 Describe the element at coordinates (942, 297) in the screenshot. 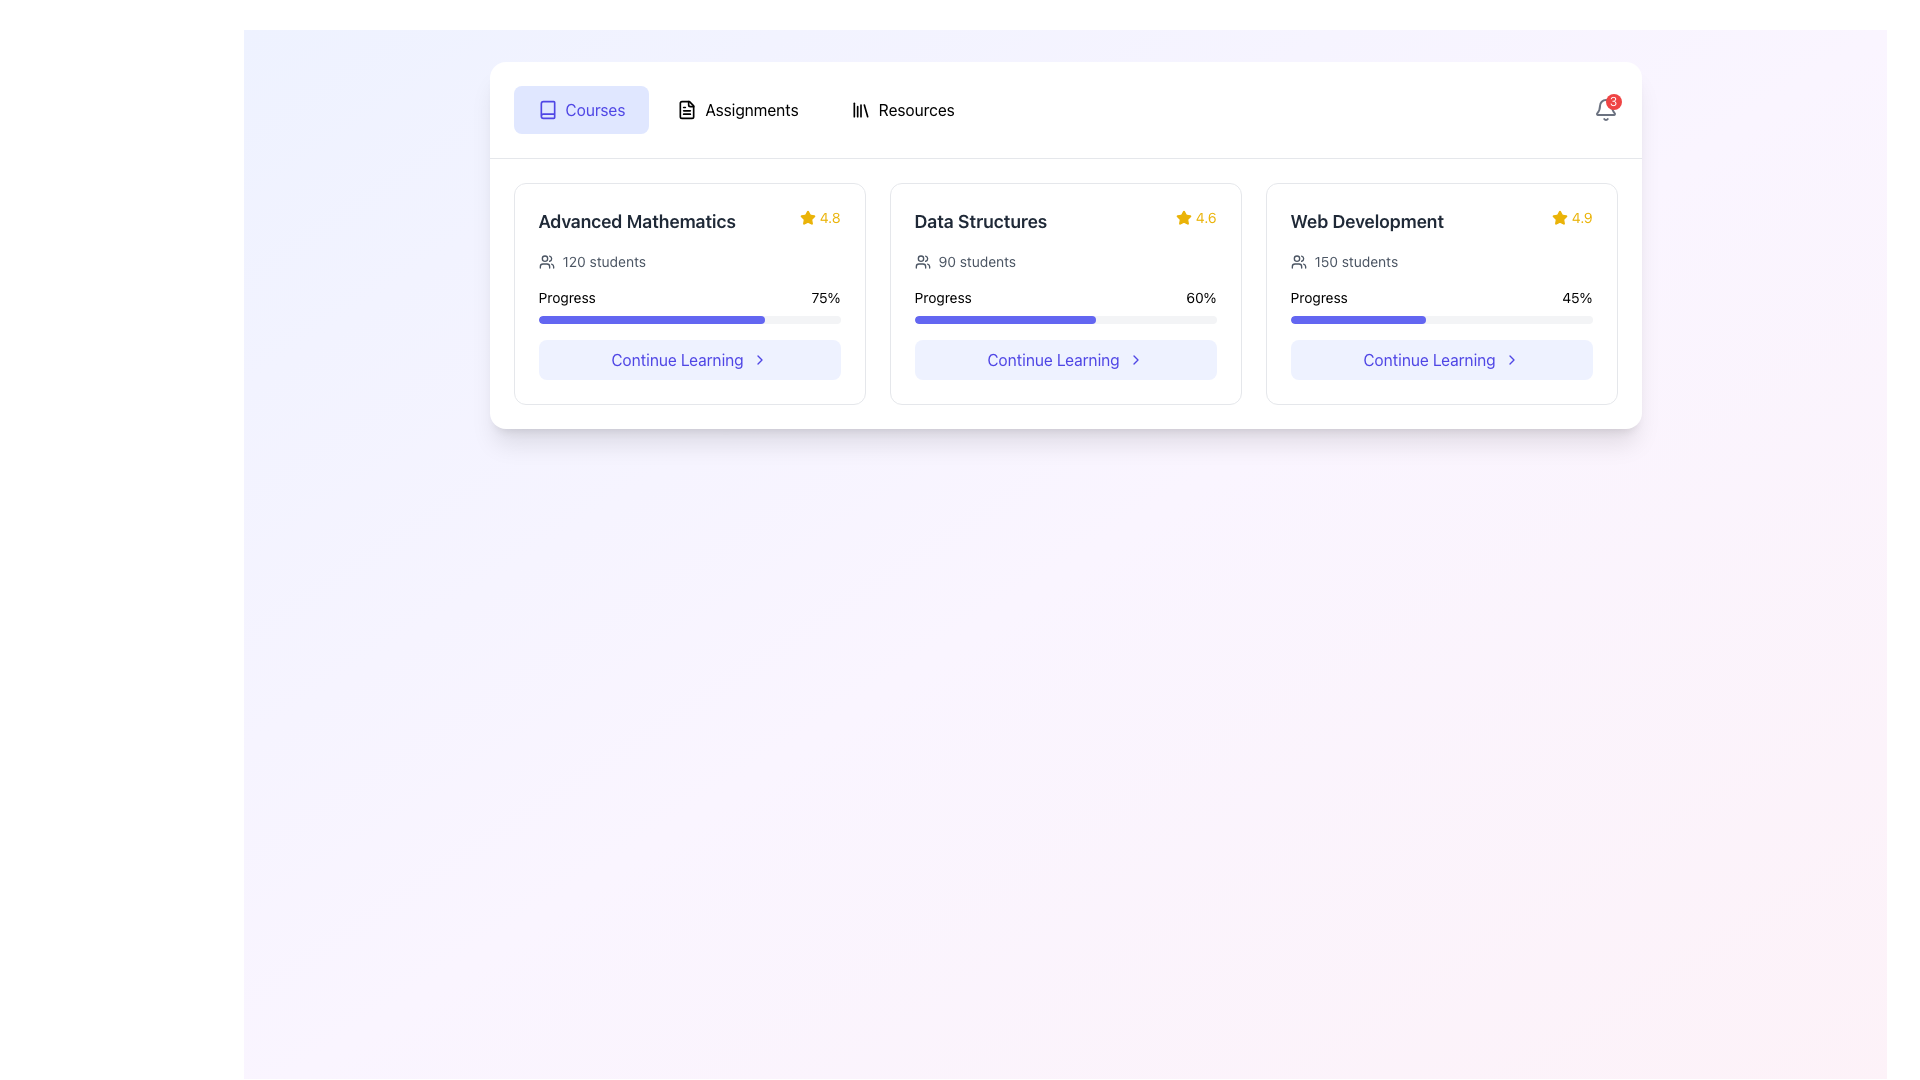

I see `the text label that reads 'Progress' which is located above the progress bar in the 'Data Structures' card` at that location.